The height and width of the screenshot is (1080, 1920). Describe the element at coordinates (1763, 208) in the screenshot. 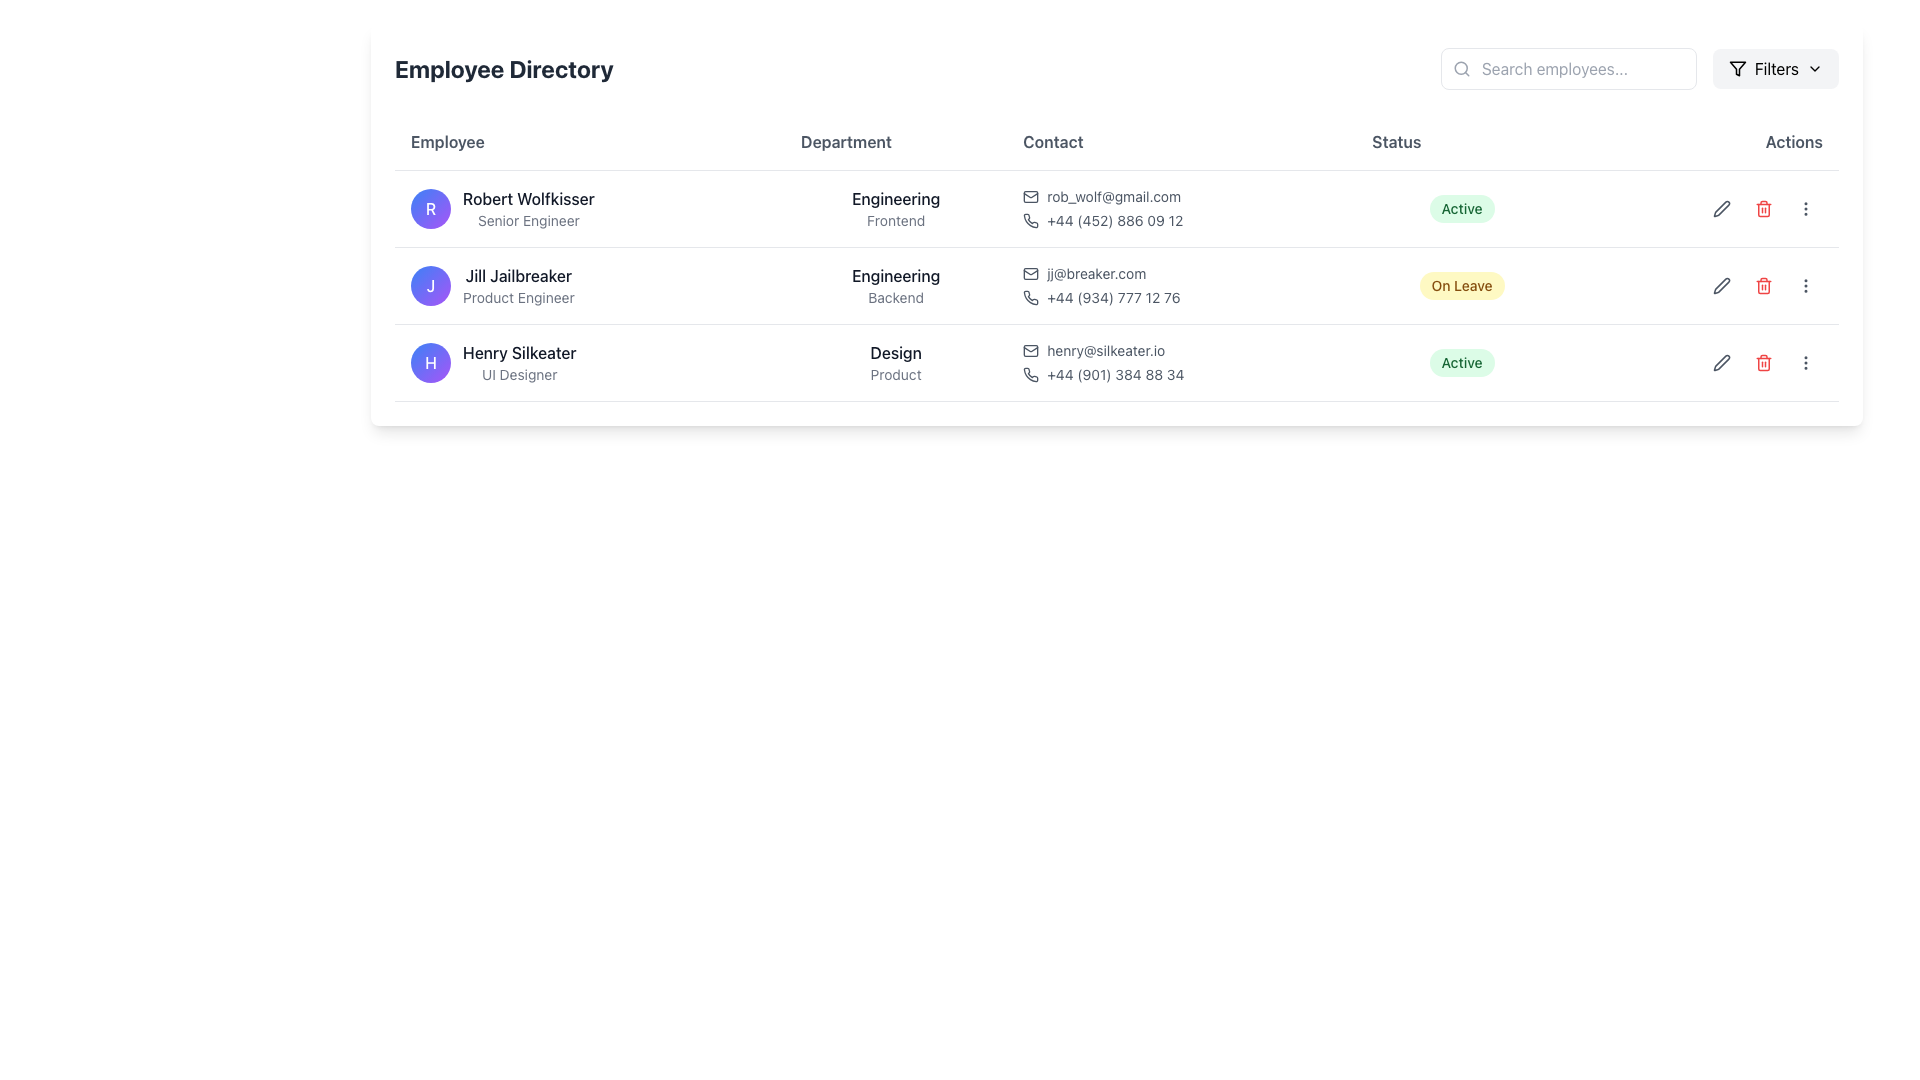

I see `the delete button with an icon located in the 'Actions' column of the second row in the 'Employee Directory' table to change its background color` at that location.